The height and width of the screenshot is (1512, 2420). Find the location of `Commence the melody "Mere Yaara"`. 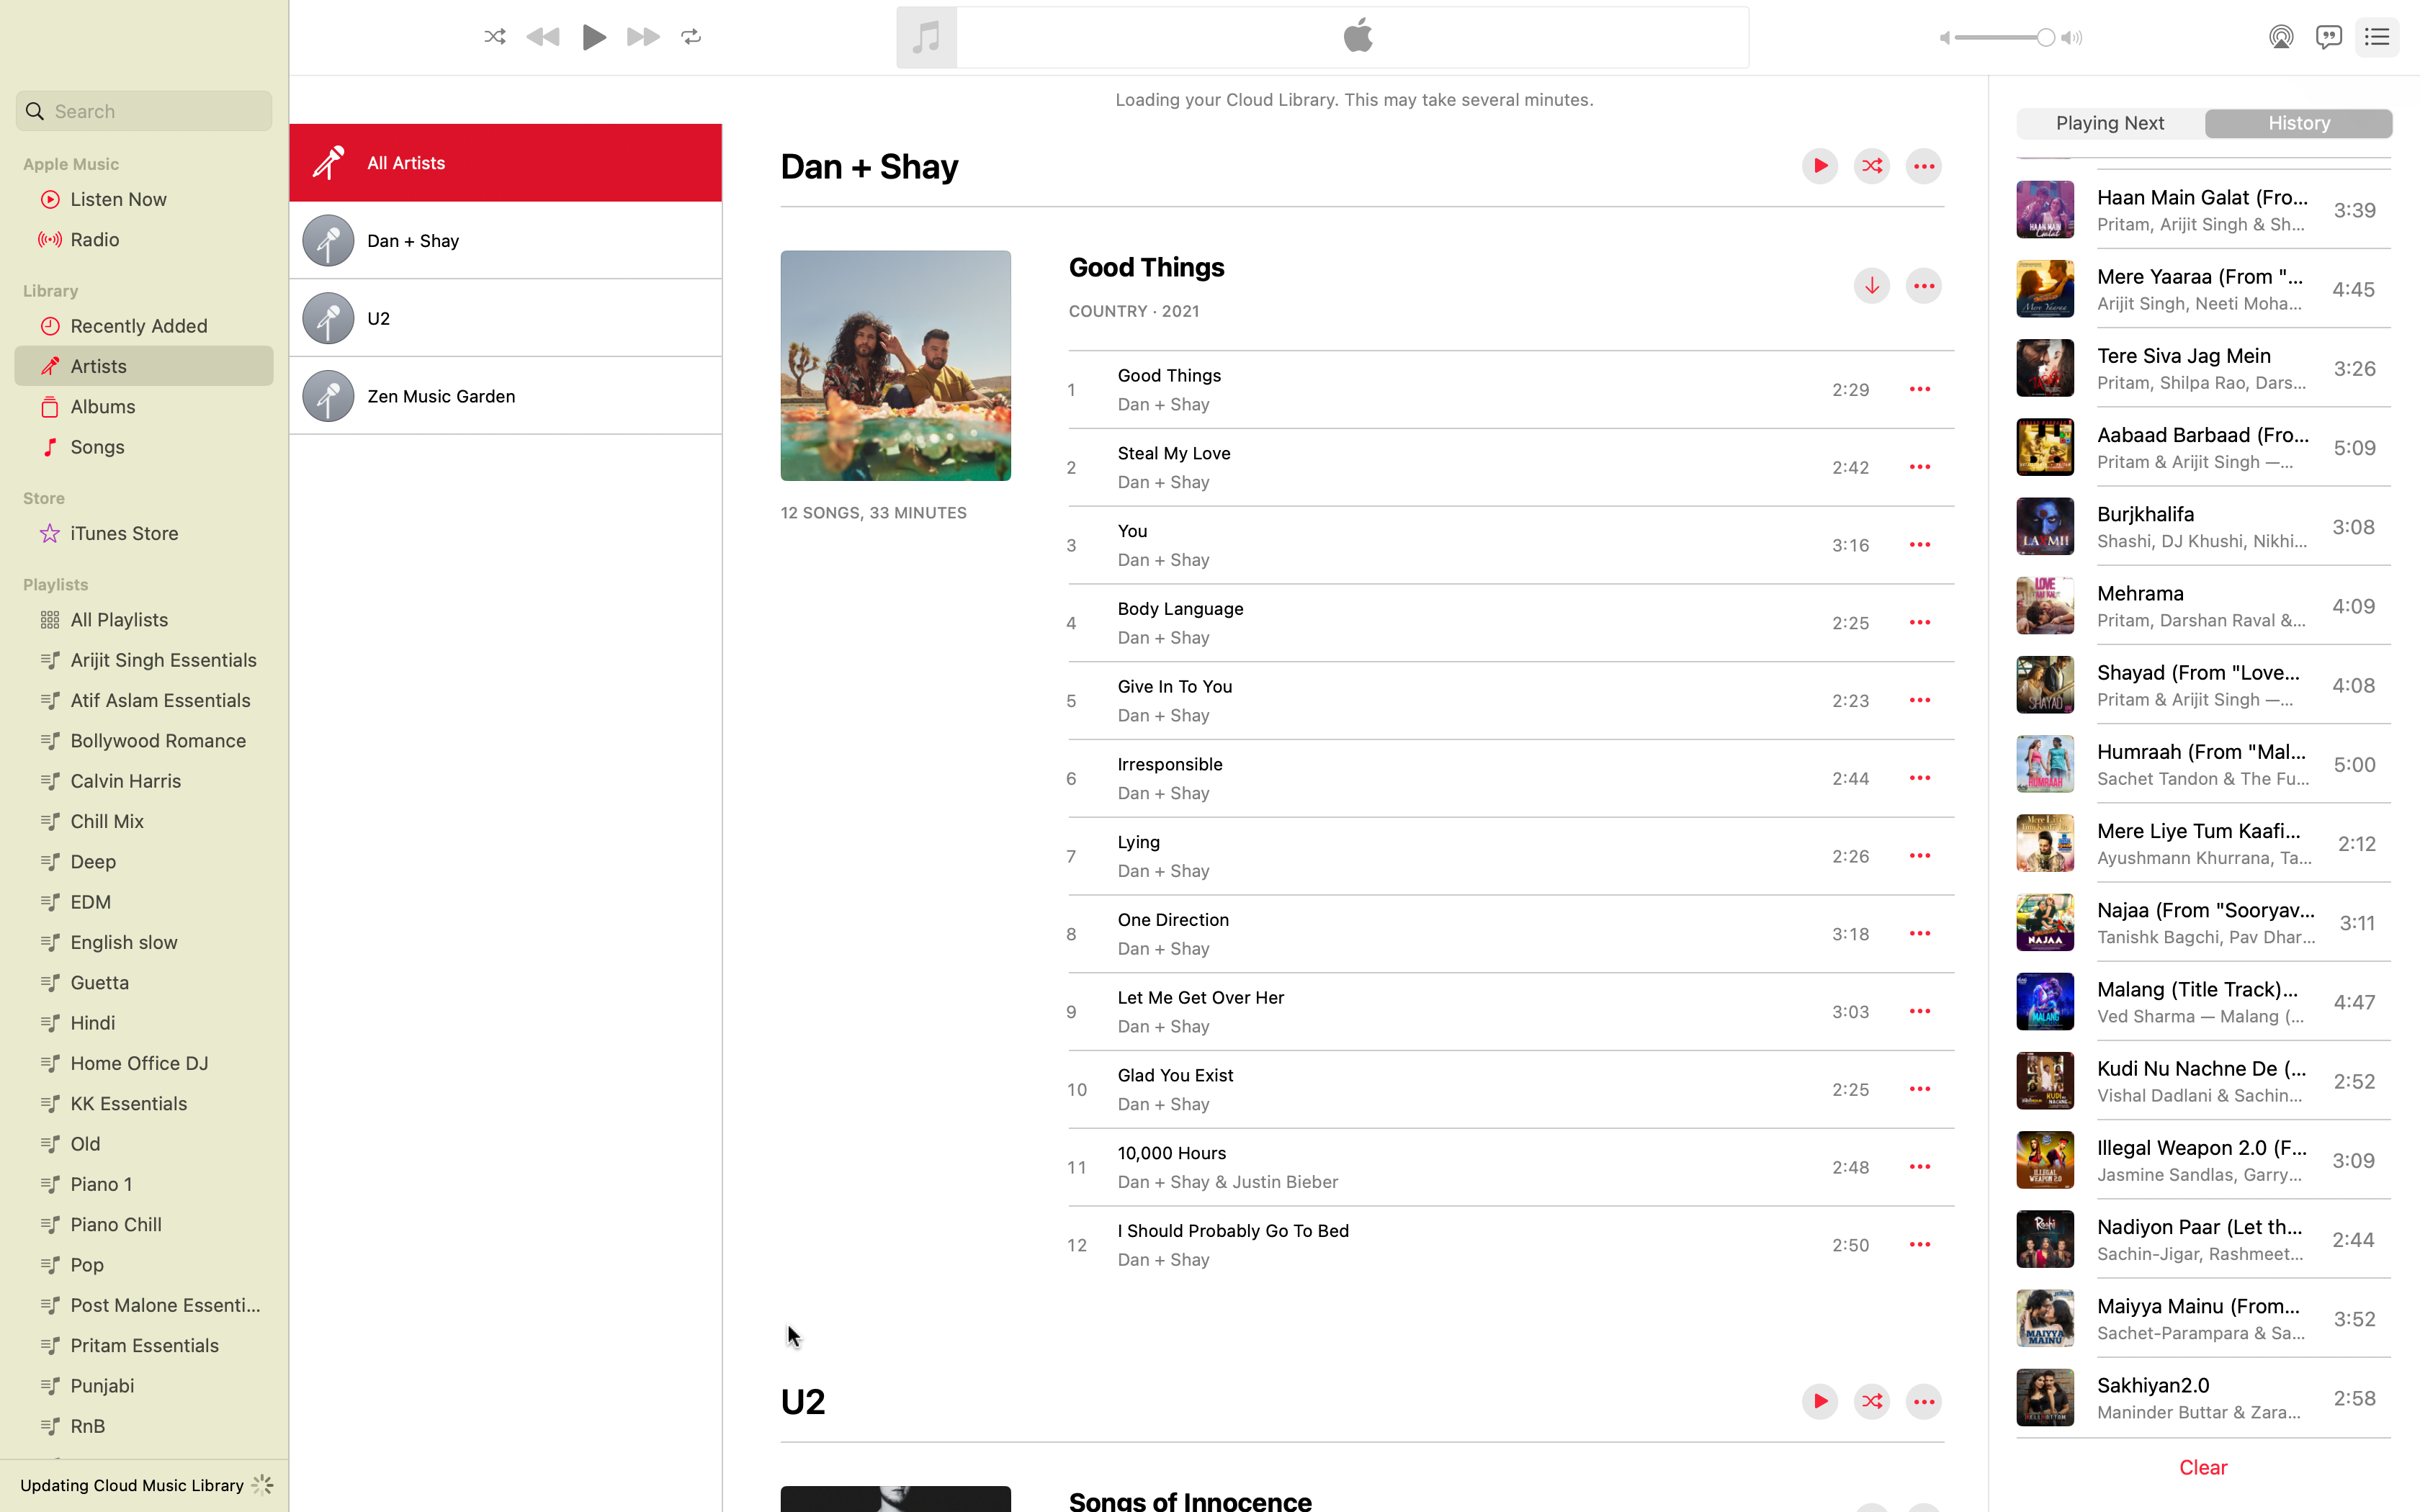

Commence the melody "Mere Yaara" is located at coordinates (2205, 287).